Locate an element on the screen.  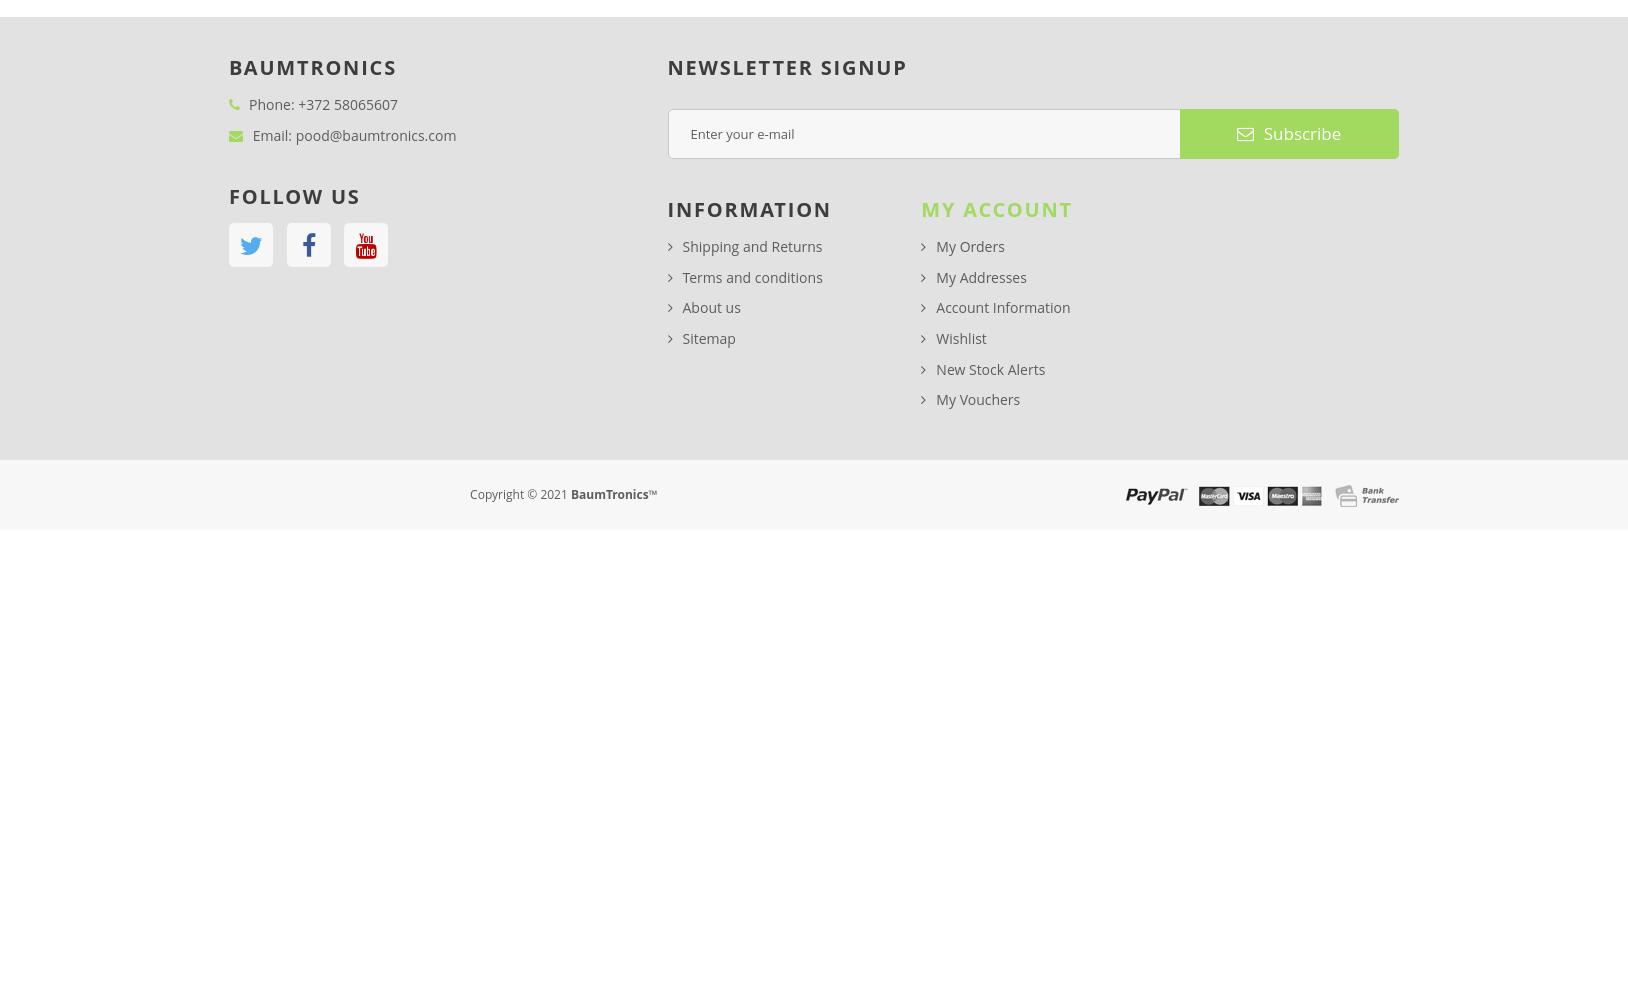
'Phone: +372 58065607' is located at coordinates (322, 102).